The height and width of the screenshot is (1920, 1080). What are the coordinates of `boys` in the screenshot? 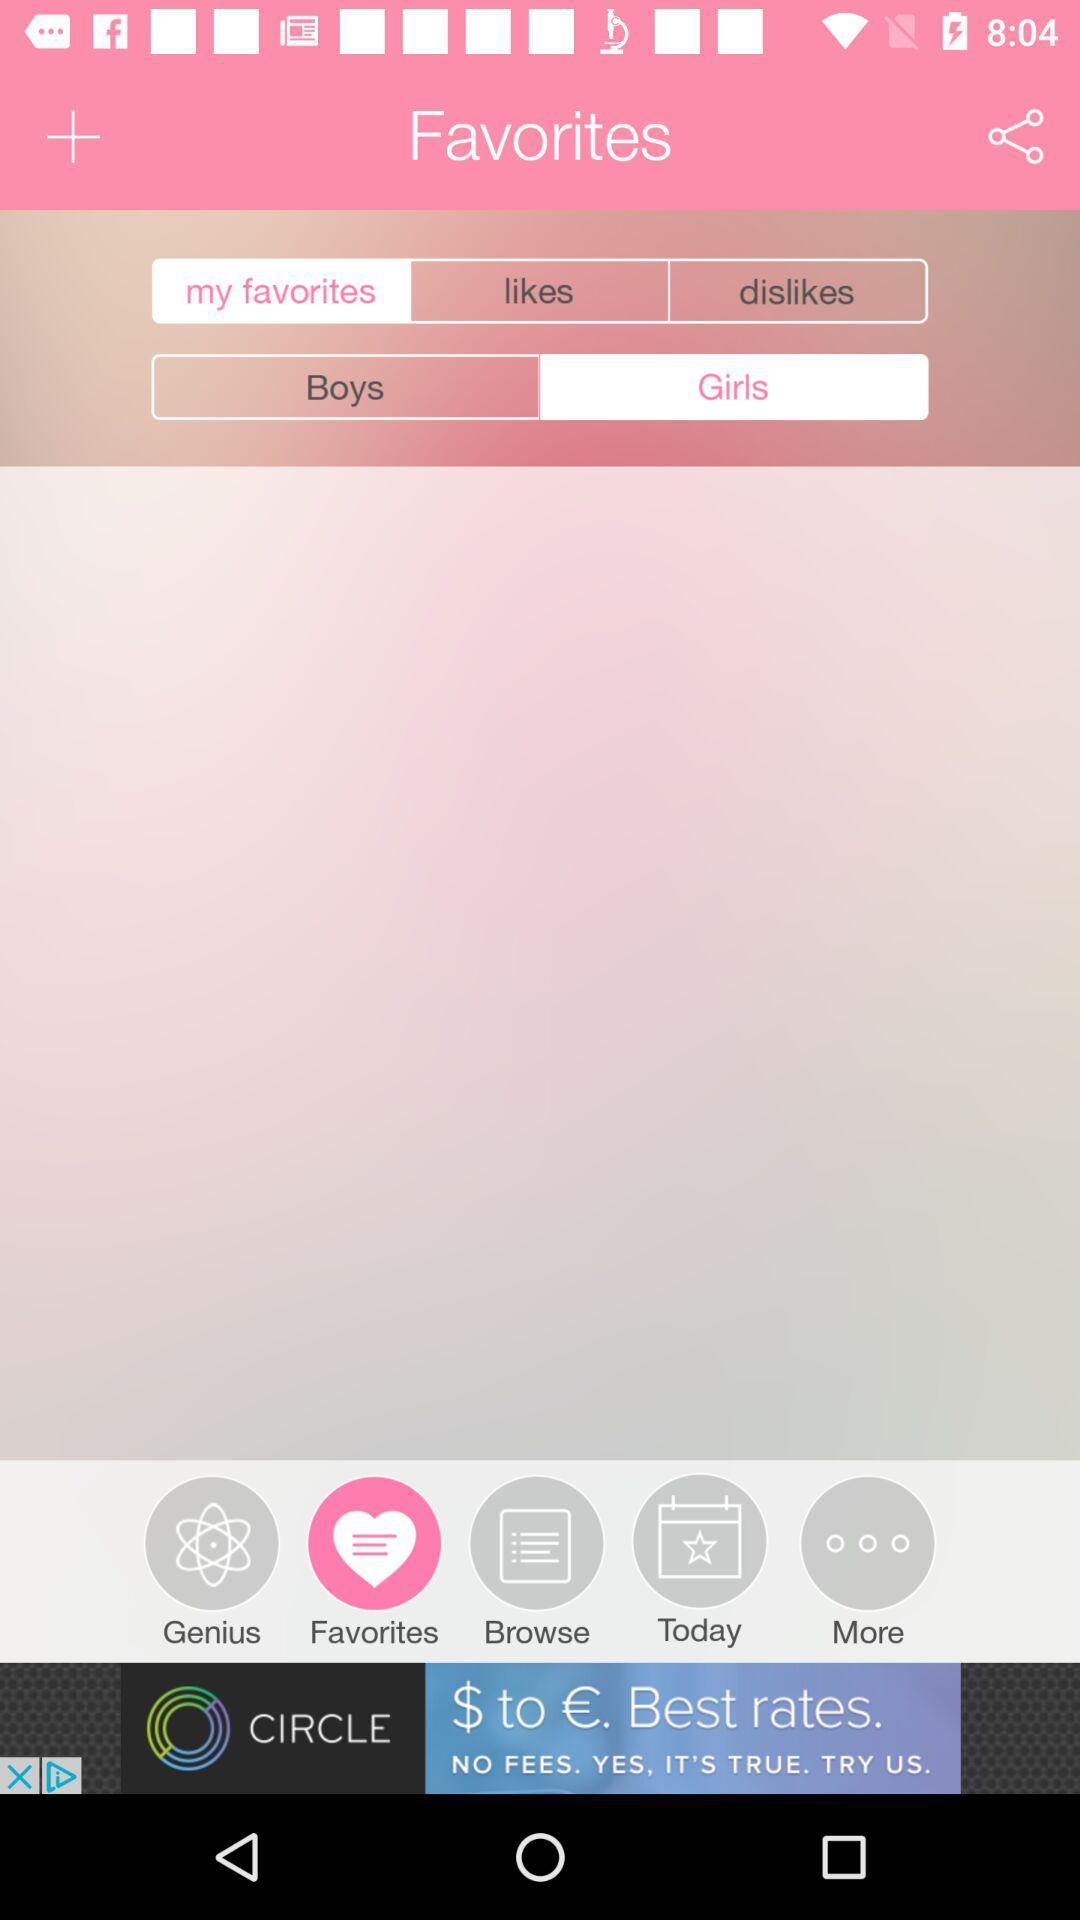 It's located at (344, 387).